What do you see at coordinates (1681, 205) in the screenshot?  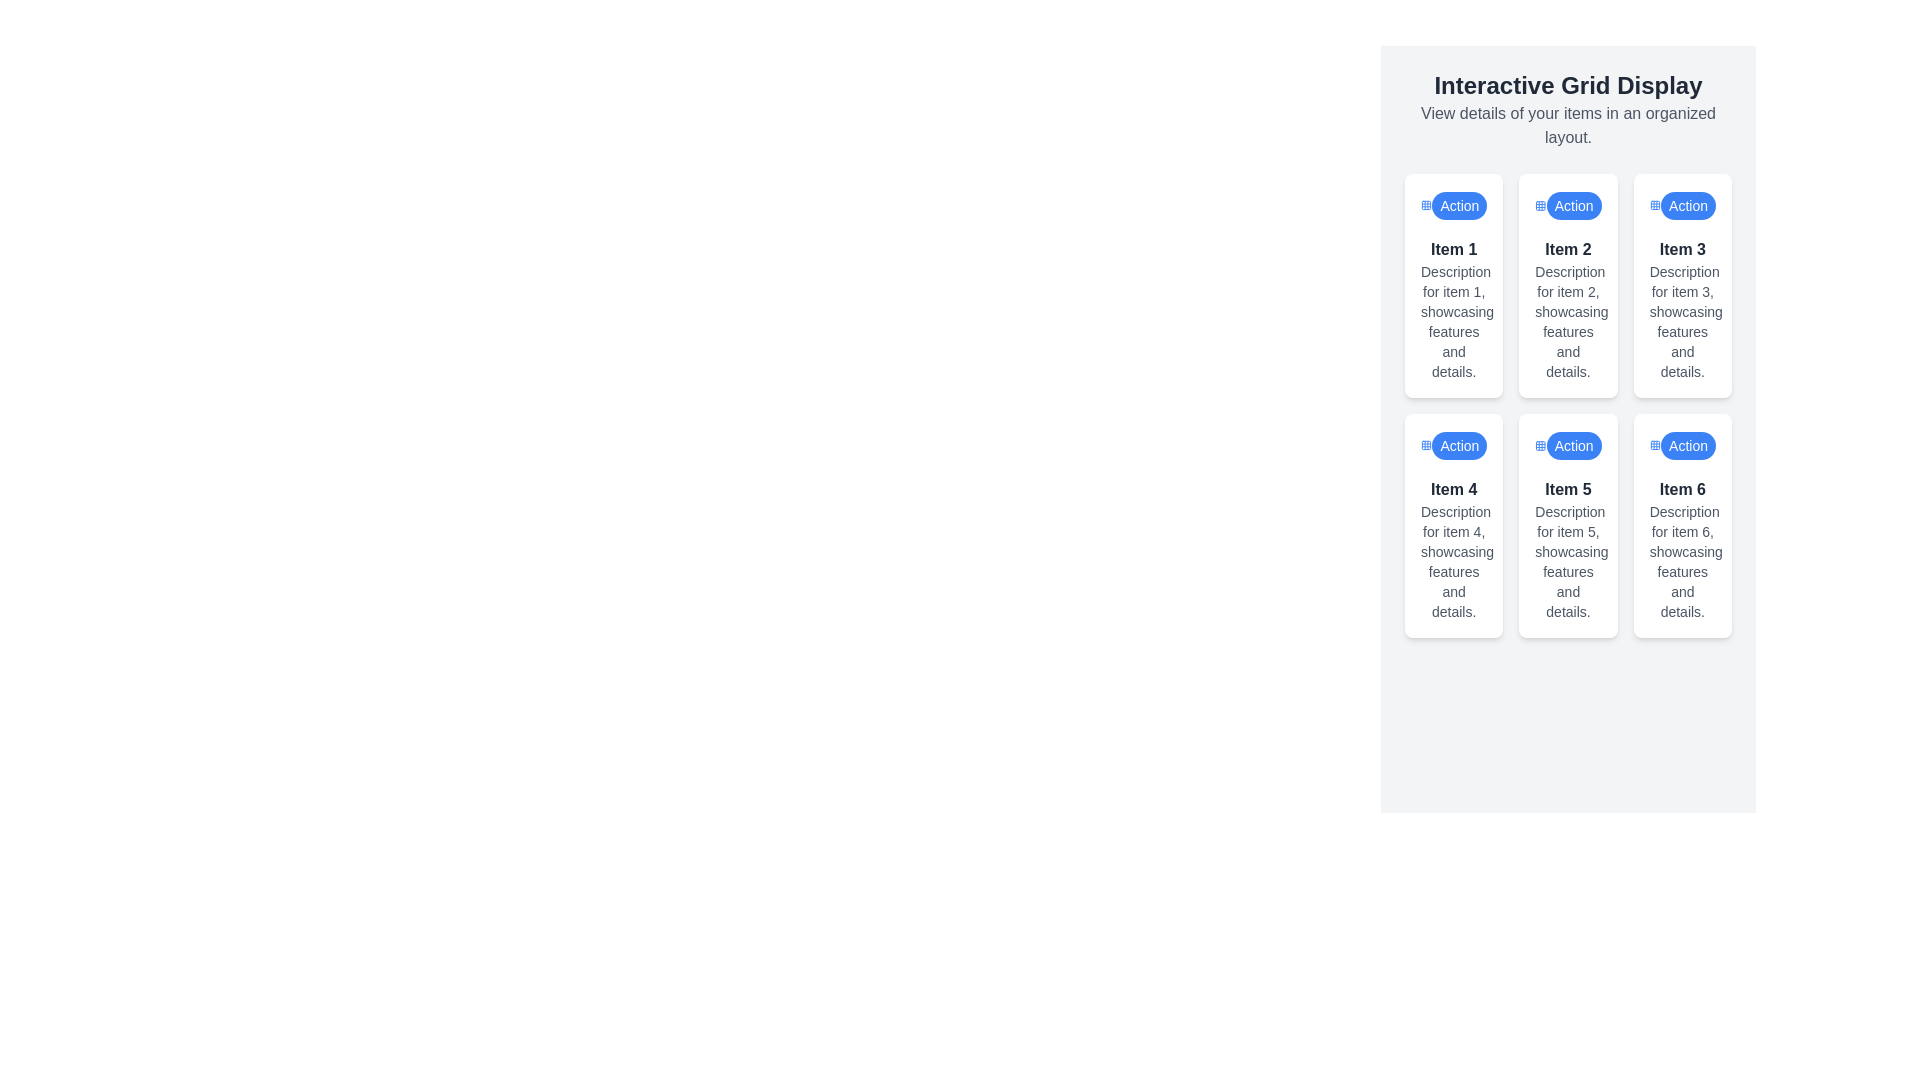 I see `the interactive button labeled 'Action' located at the top of the third card in the grid layout to change its visual style` at bounding box center [1681, 205].